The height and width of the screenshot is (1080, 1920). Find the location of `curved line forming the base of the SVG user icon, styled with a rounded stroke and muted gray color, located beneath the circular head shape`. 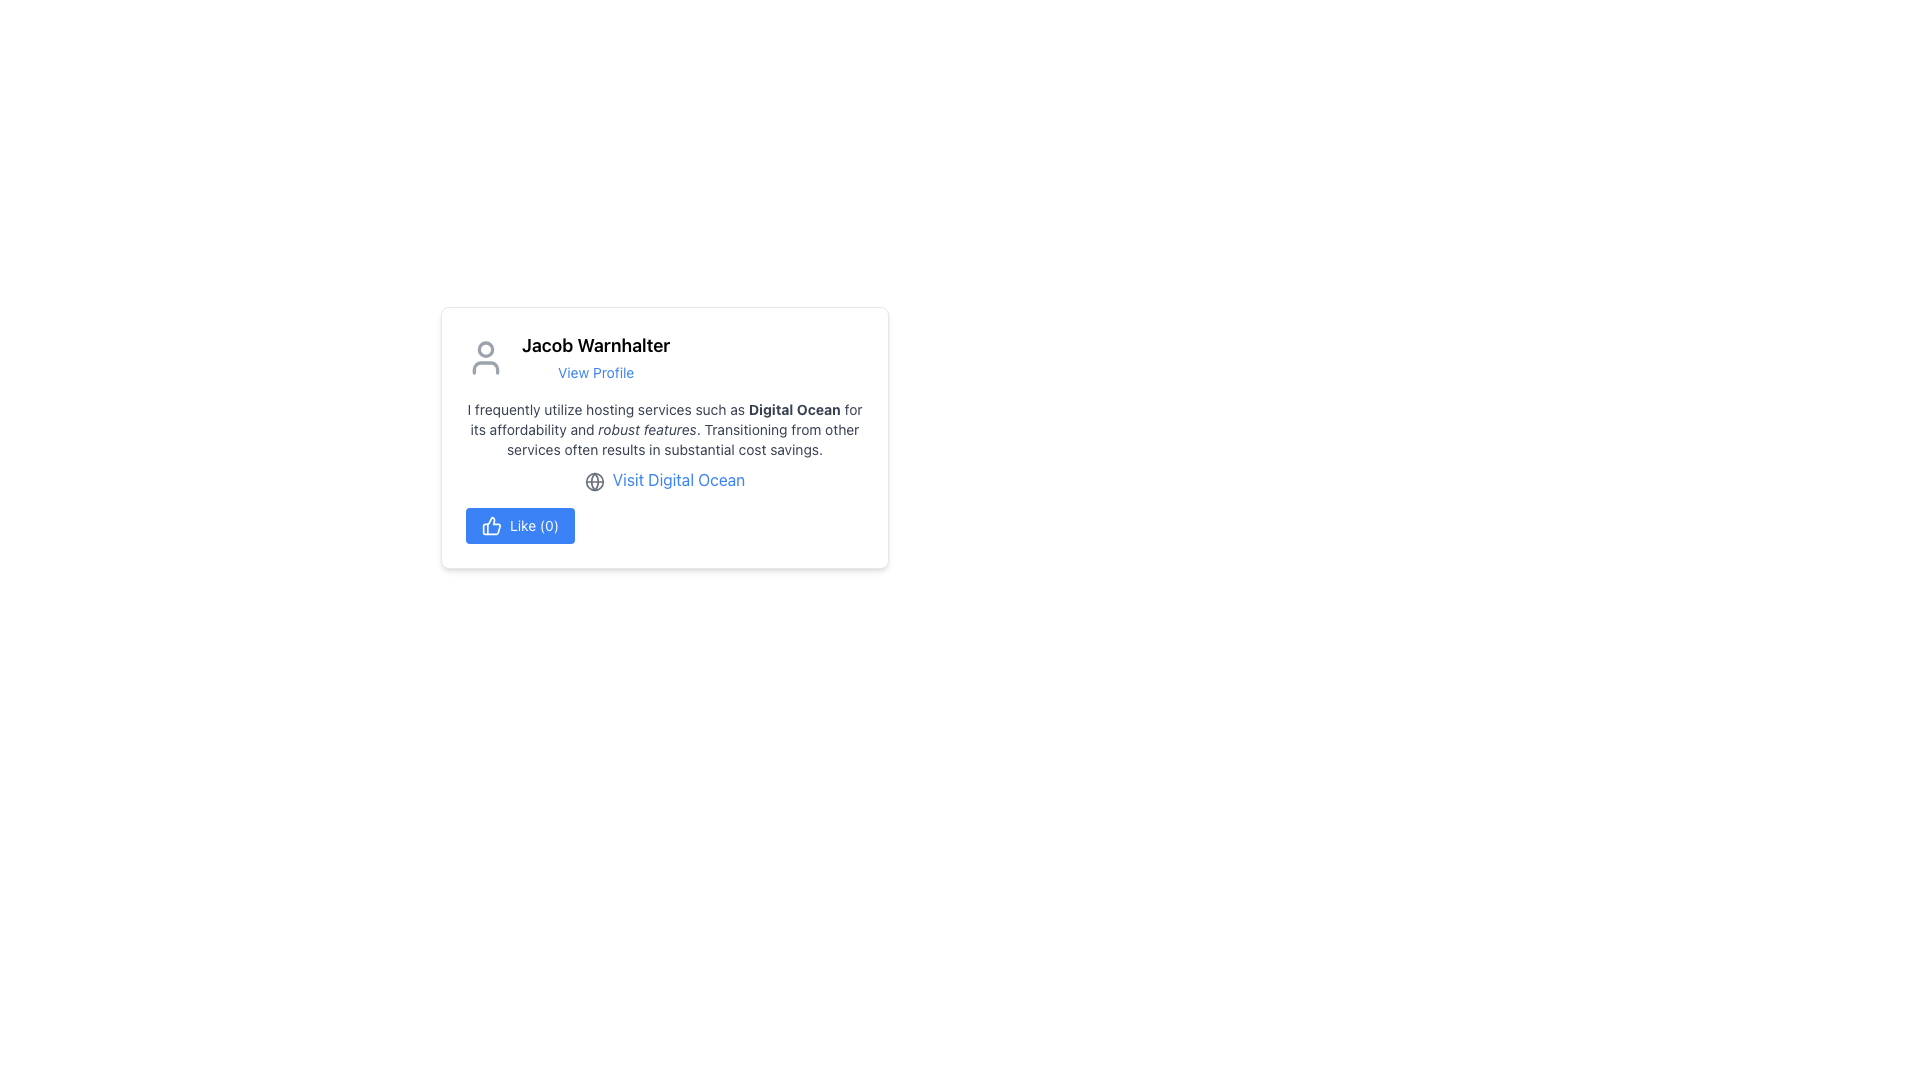

curved line forming the base of the SVG user icon, styled with a rounded stroke and muted gray color, located beneath the circular head shape is located at coordinates (485, 367).